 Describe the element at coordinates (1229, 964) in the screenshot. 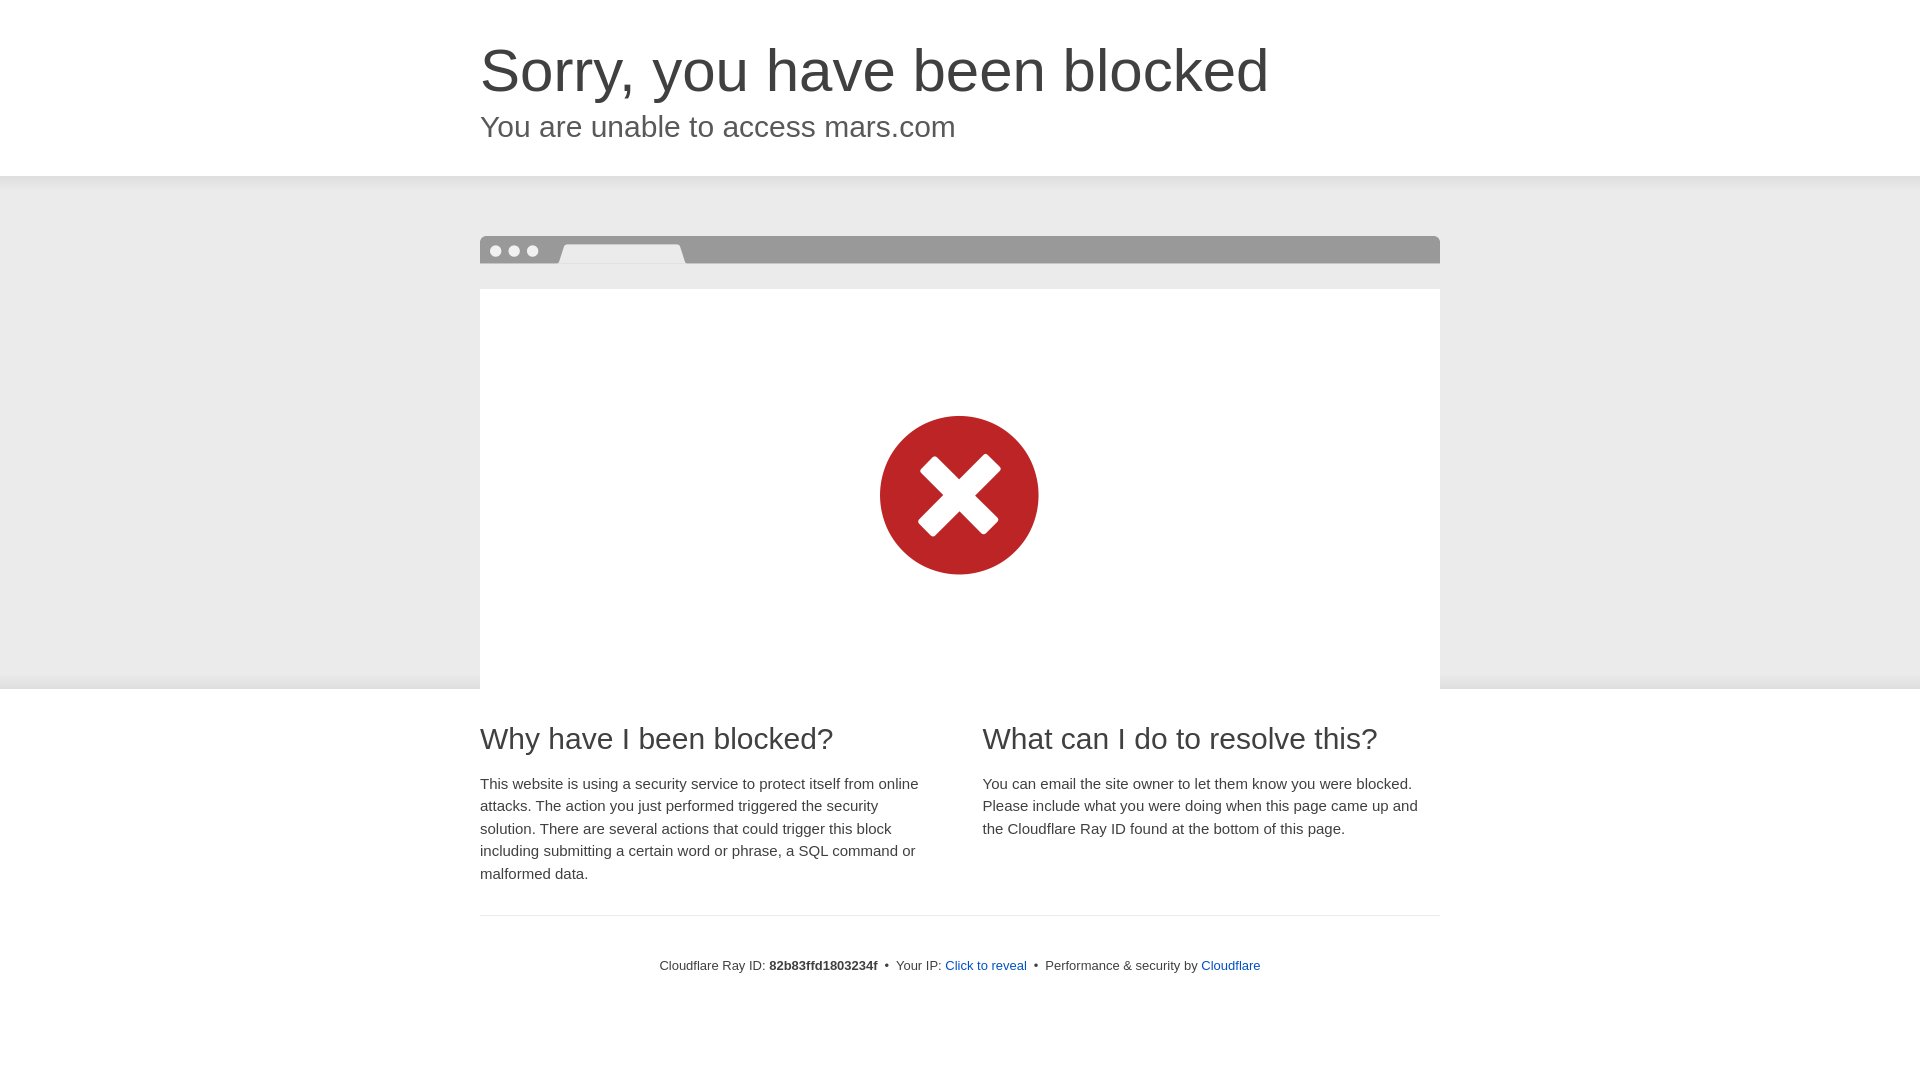

I see `'Cloudflare'` at that location.